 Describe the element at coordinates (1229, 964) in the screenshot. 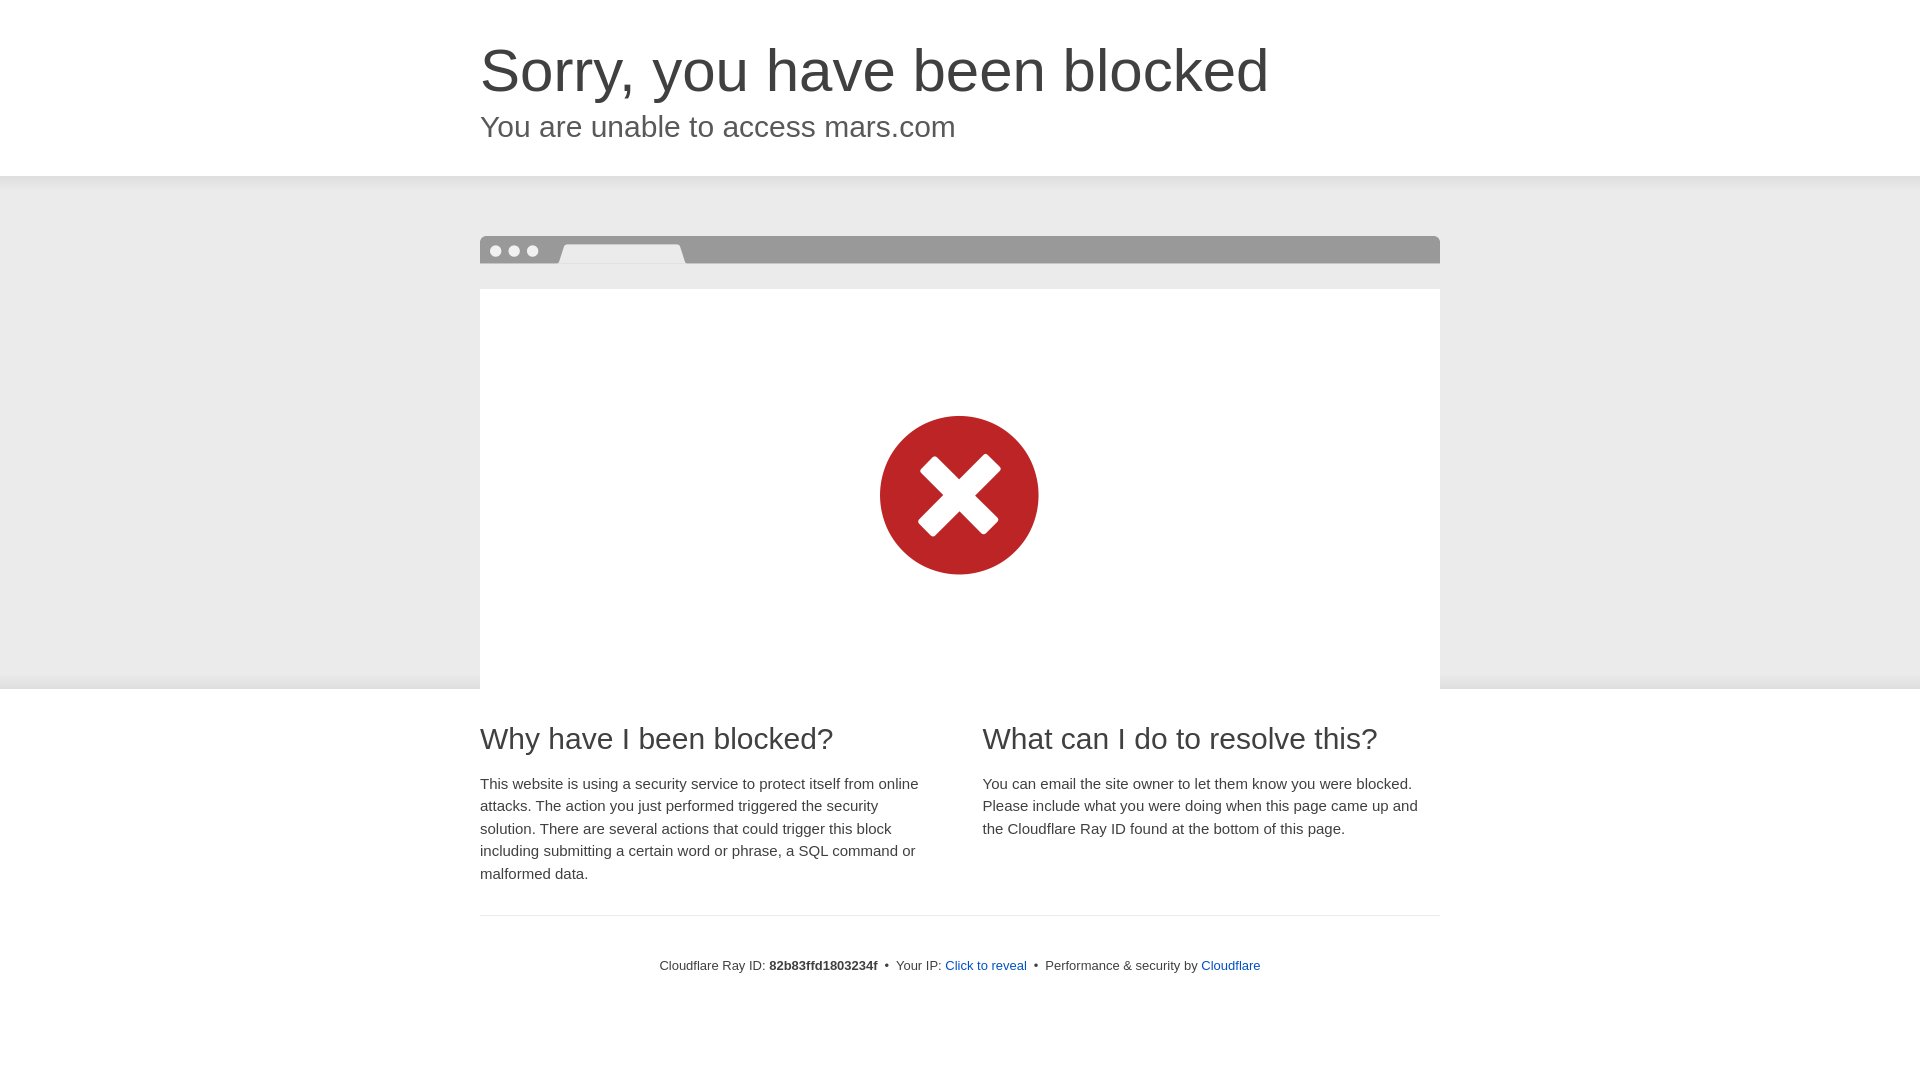

I see `'Cloudflare'` at that location.